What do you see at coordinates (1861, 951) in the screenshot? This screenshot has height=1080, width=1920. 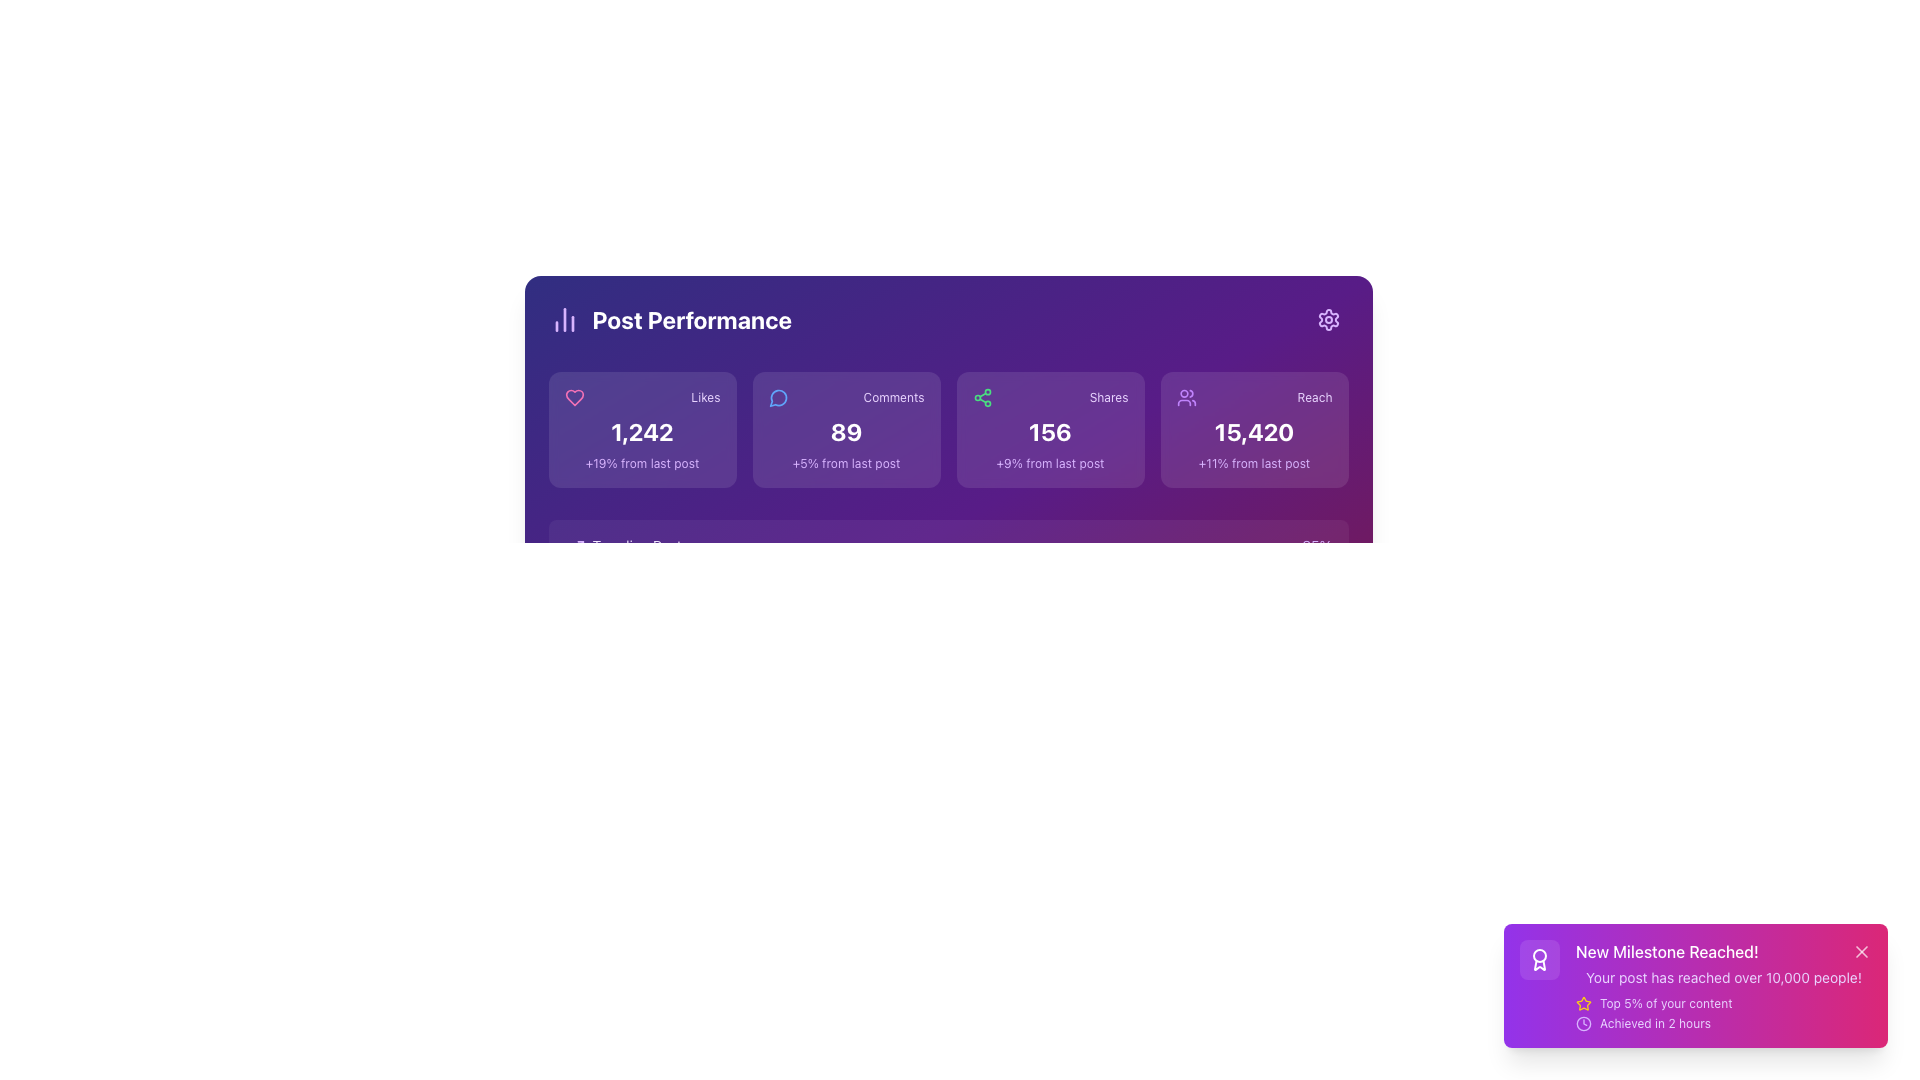 I see `the close icon located at the center of the SVG in the top-right corner of the 'New Milestone Reached!' notification card` at bounding box center [1861, 951].